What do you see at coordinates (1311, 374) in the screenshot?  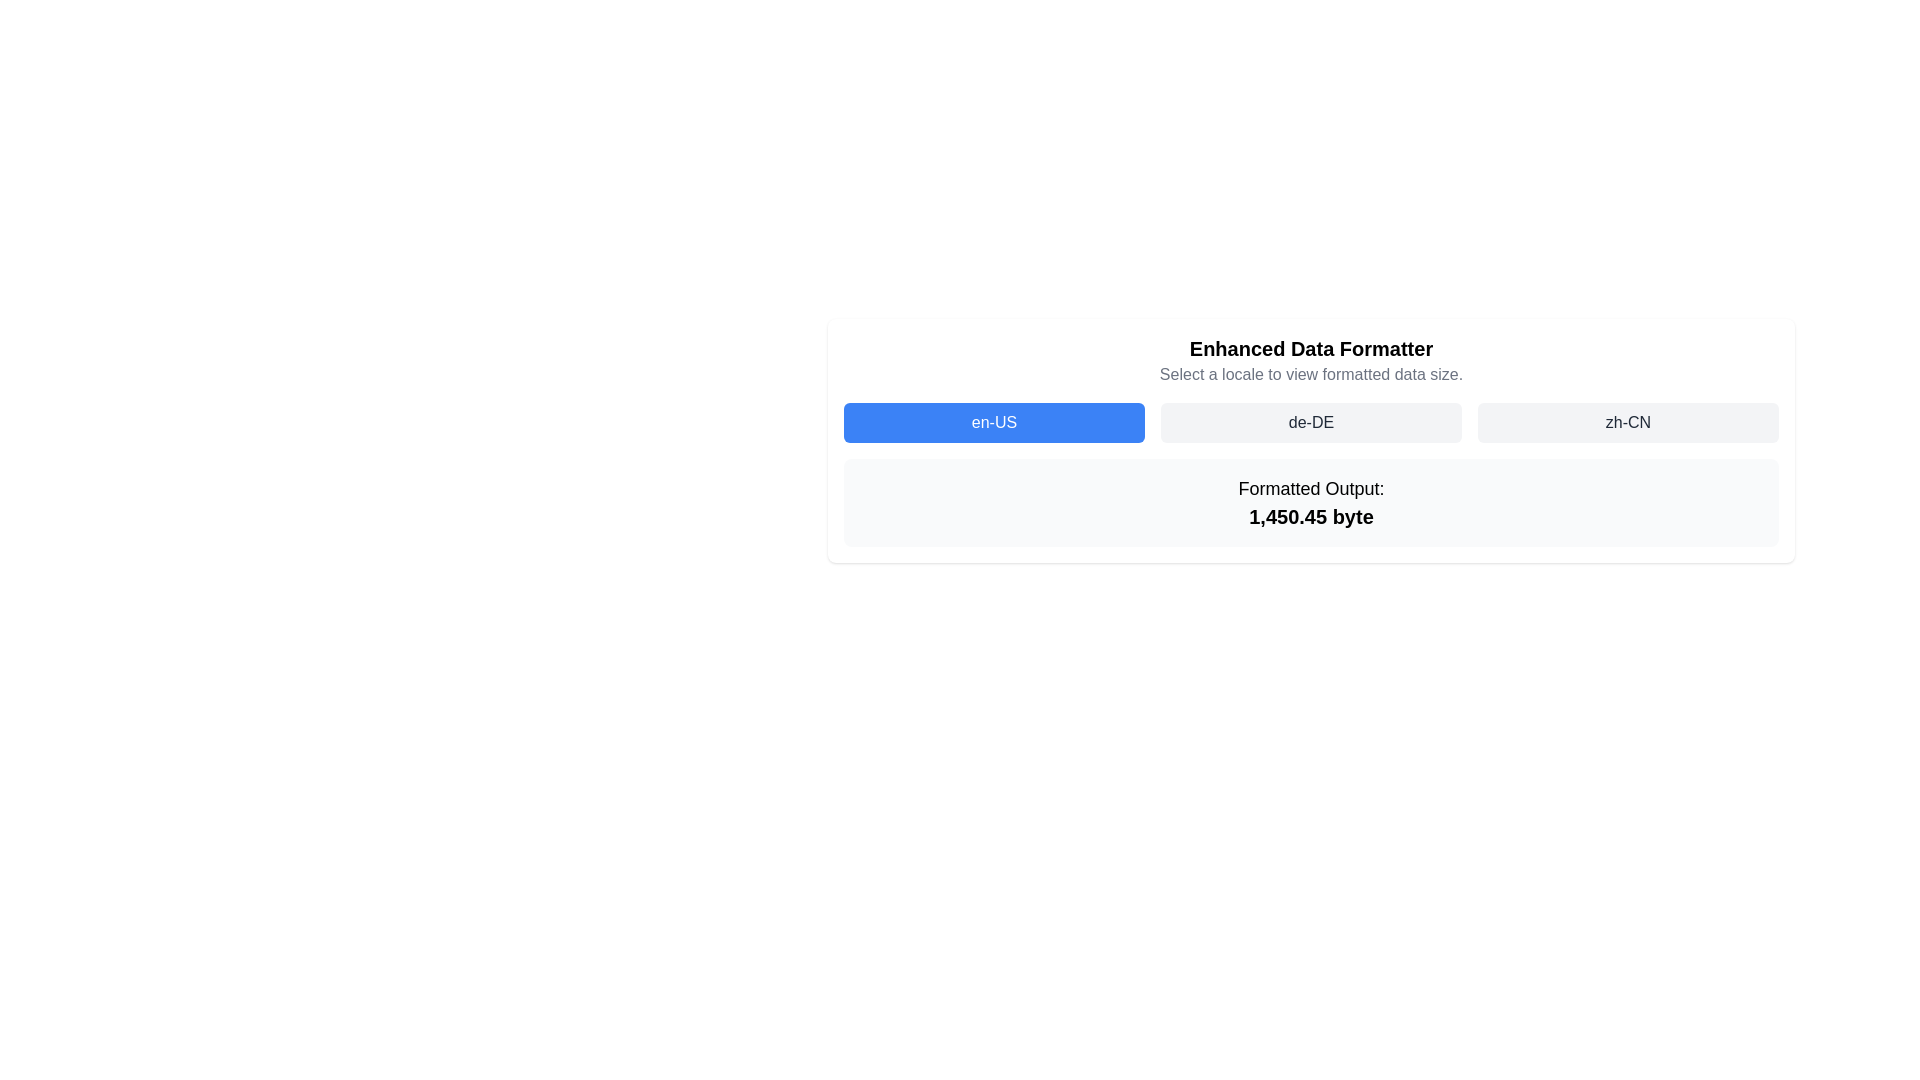 I see `the static text label that reads 'Select a locale` at bounding box center [1311, 374].